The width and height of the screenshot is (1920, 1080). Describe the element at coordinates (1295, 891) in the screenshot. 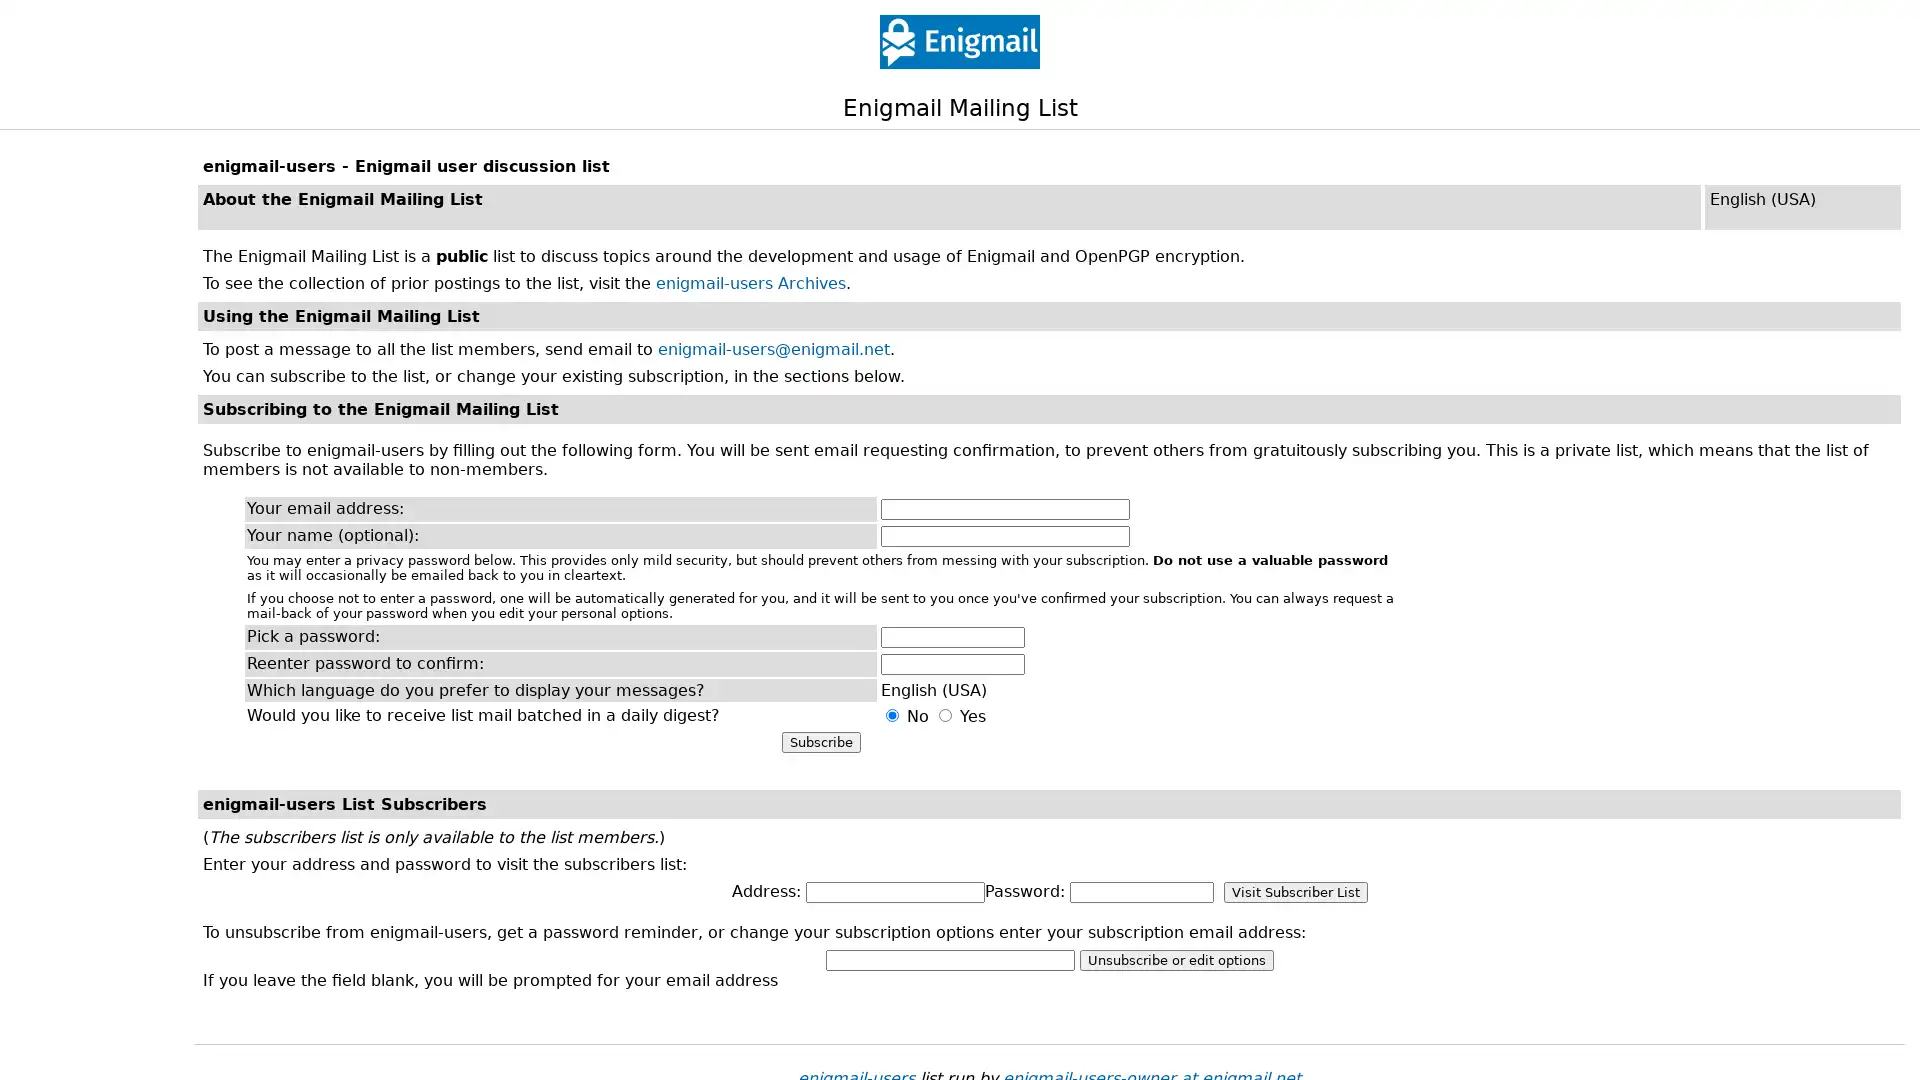

I see `Visit Subscriber List` at that location.